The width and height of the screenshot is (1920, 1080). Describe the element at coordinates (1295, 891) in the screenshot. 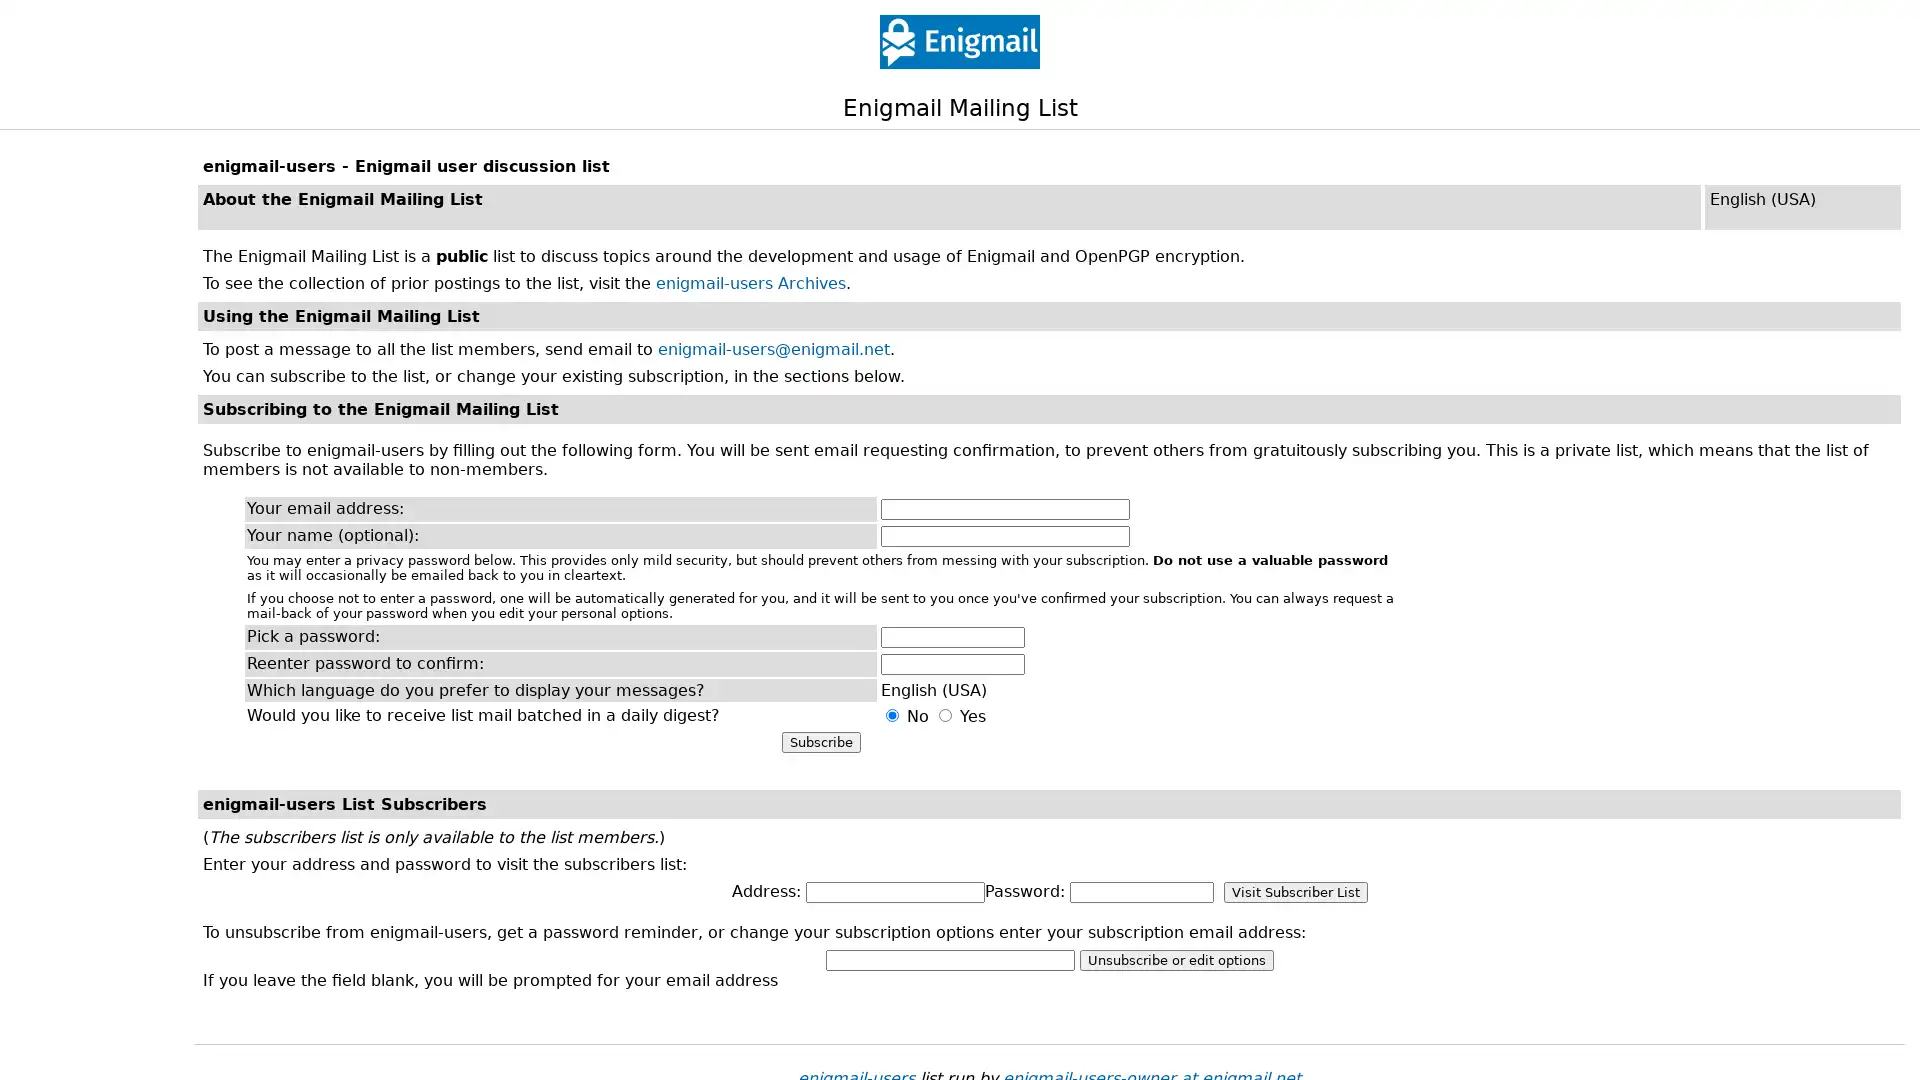

I see `Visit Subscriber List` at that location.